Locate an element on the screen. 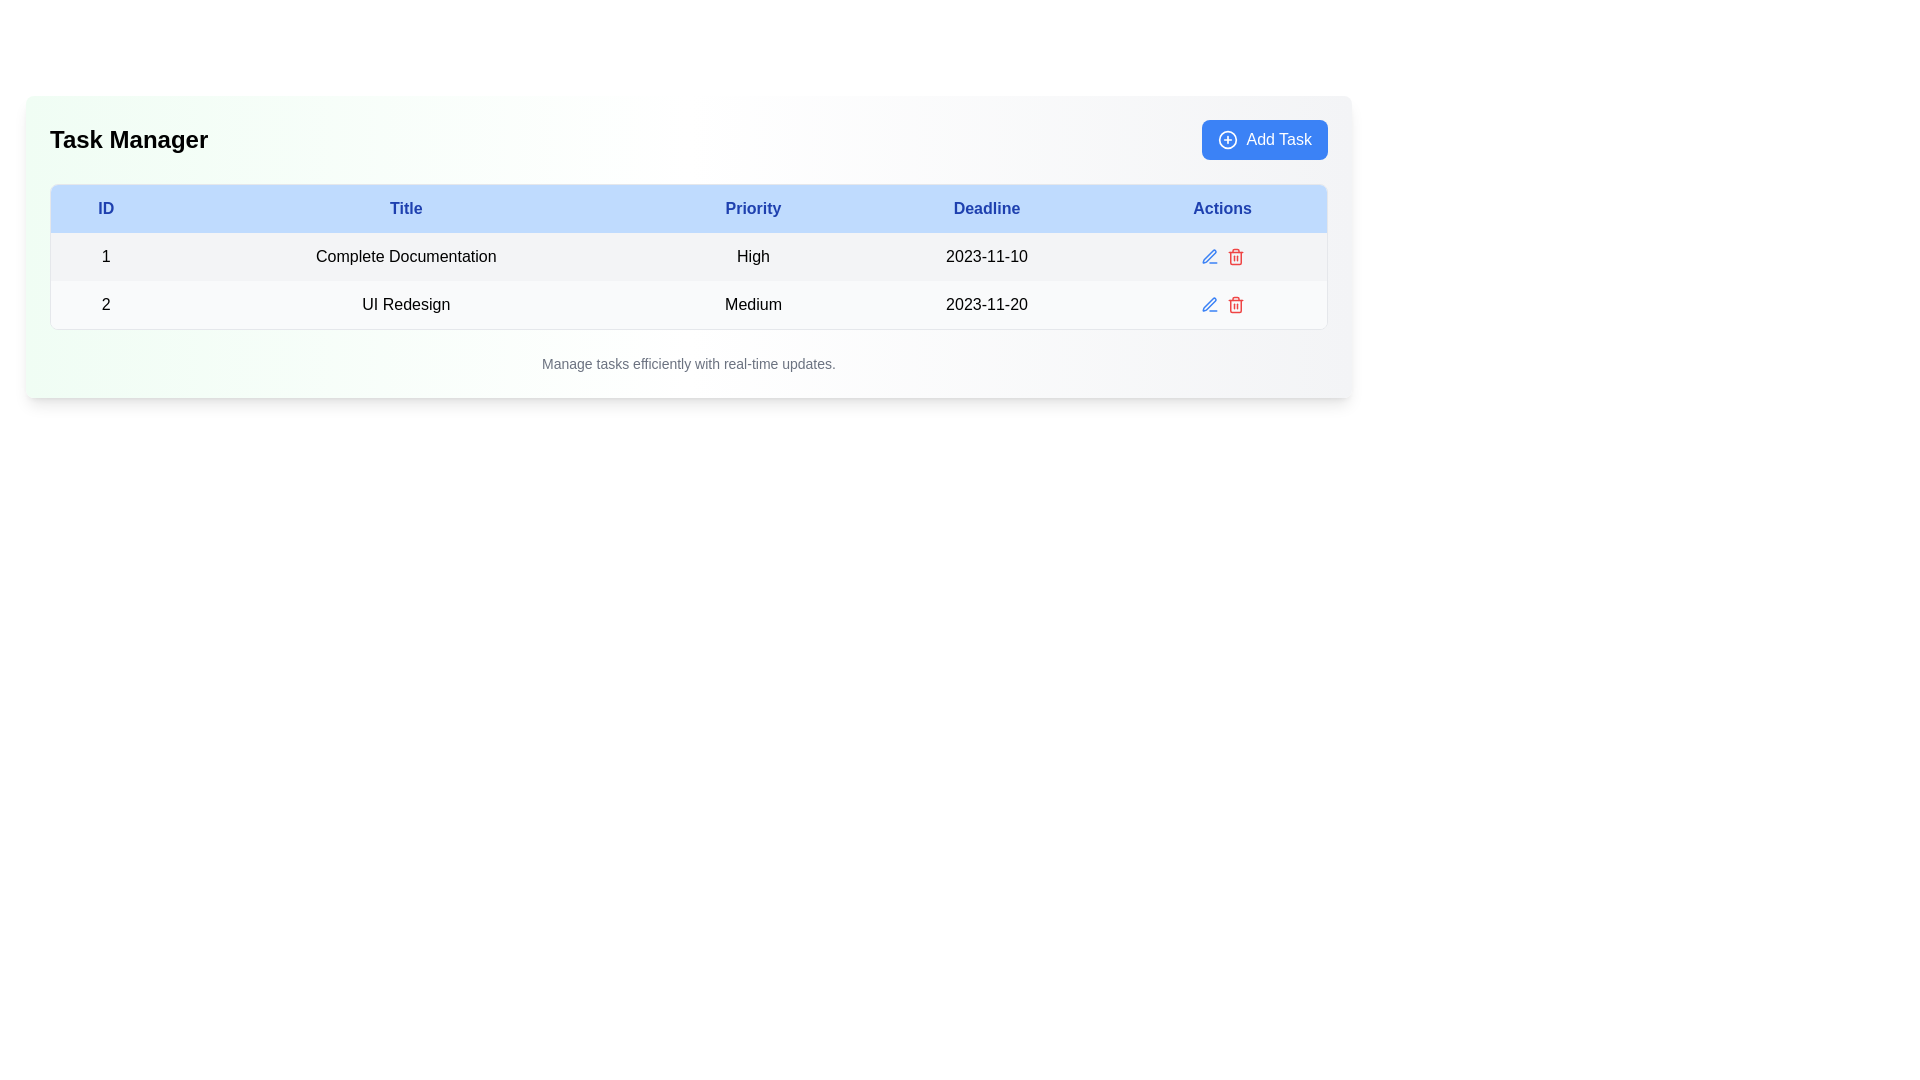  the text display that reads 'UI Redesign' located in the second column of the second row of a task management table is located at coordinates (405, 304).